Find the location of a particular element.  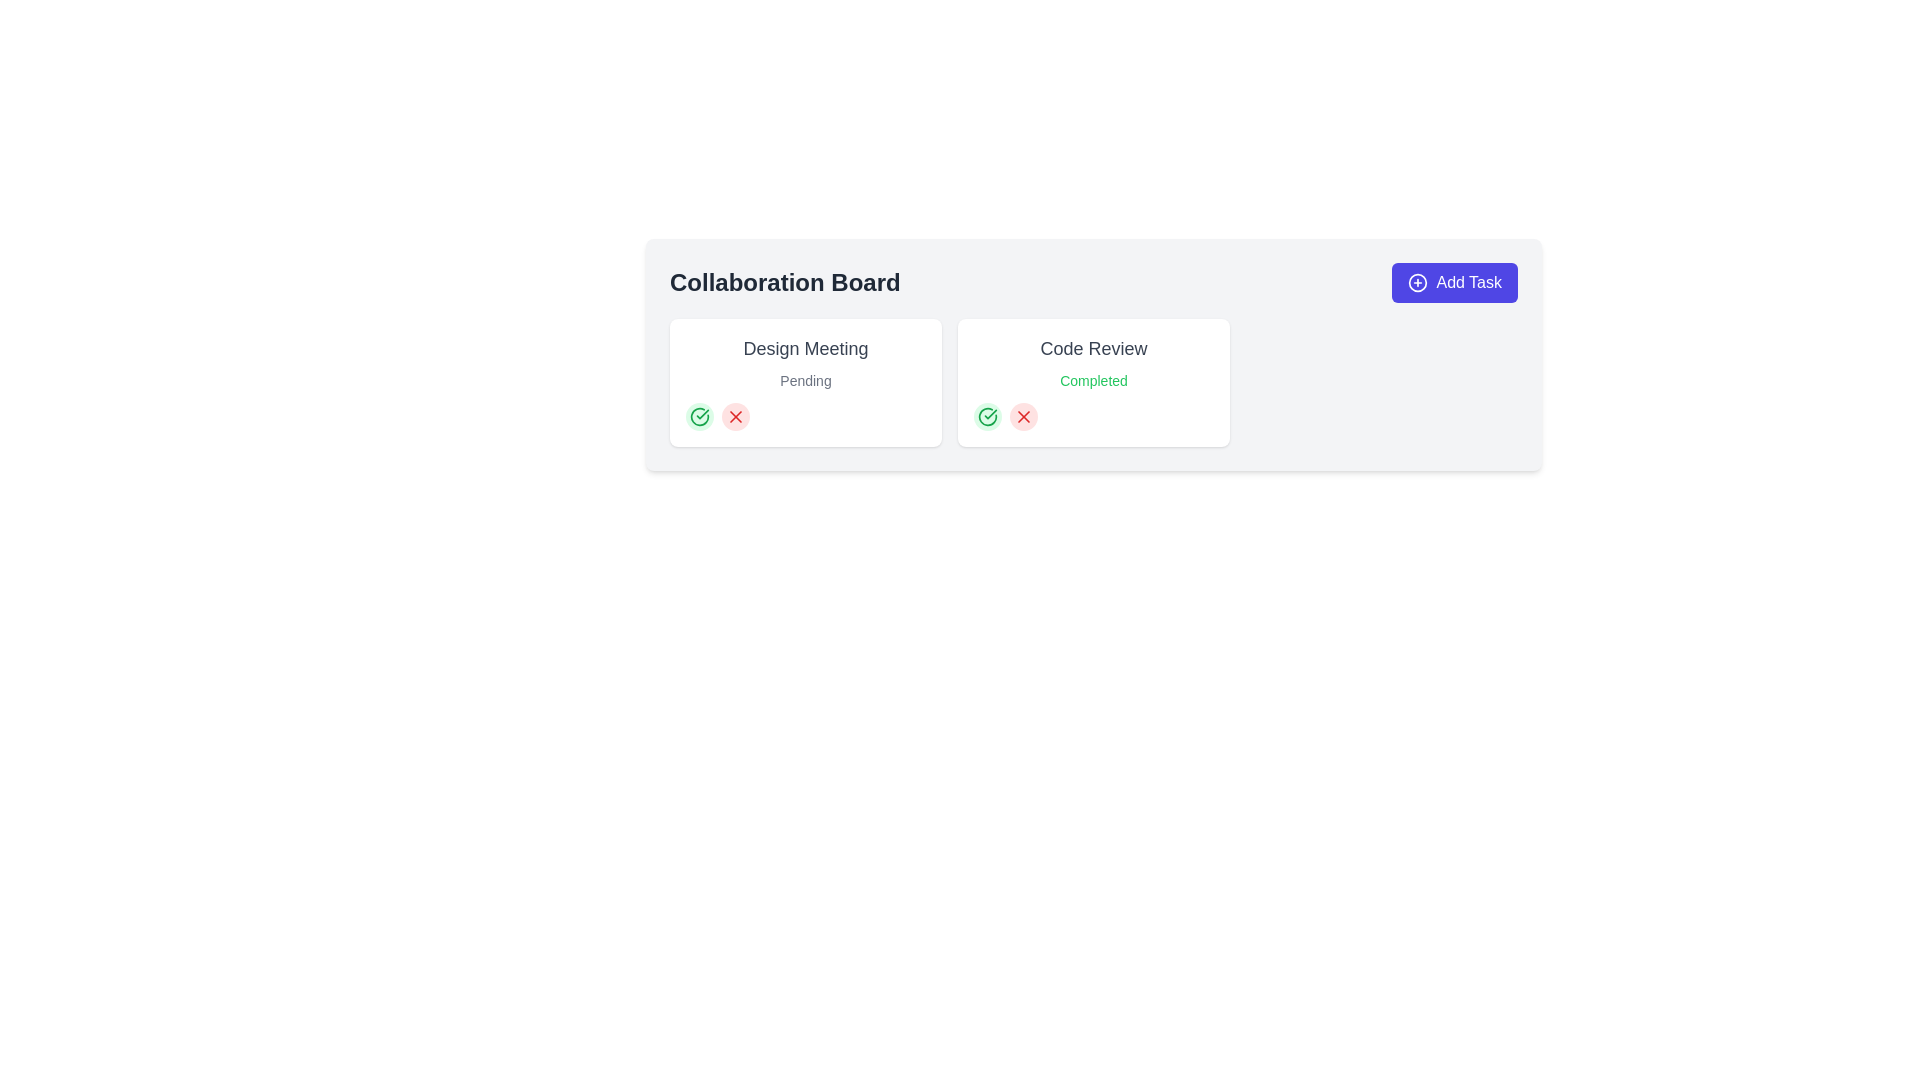

the 'Collaboration Board' text label, which is prominently displayed in bold, large font within the header section of a card interface is located at coordinates (784, 282).